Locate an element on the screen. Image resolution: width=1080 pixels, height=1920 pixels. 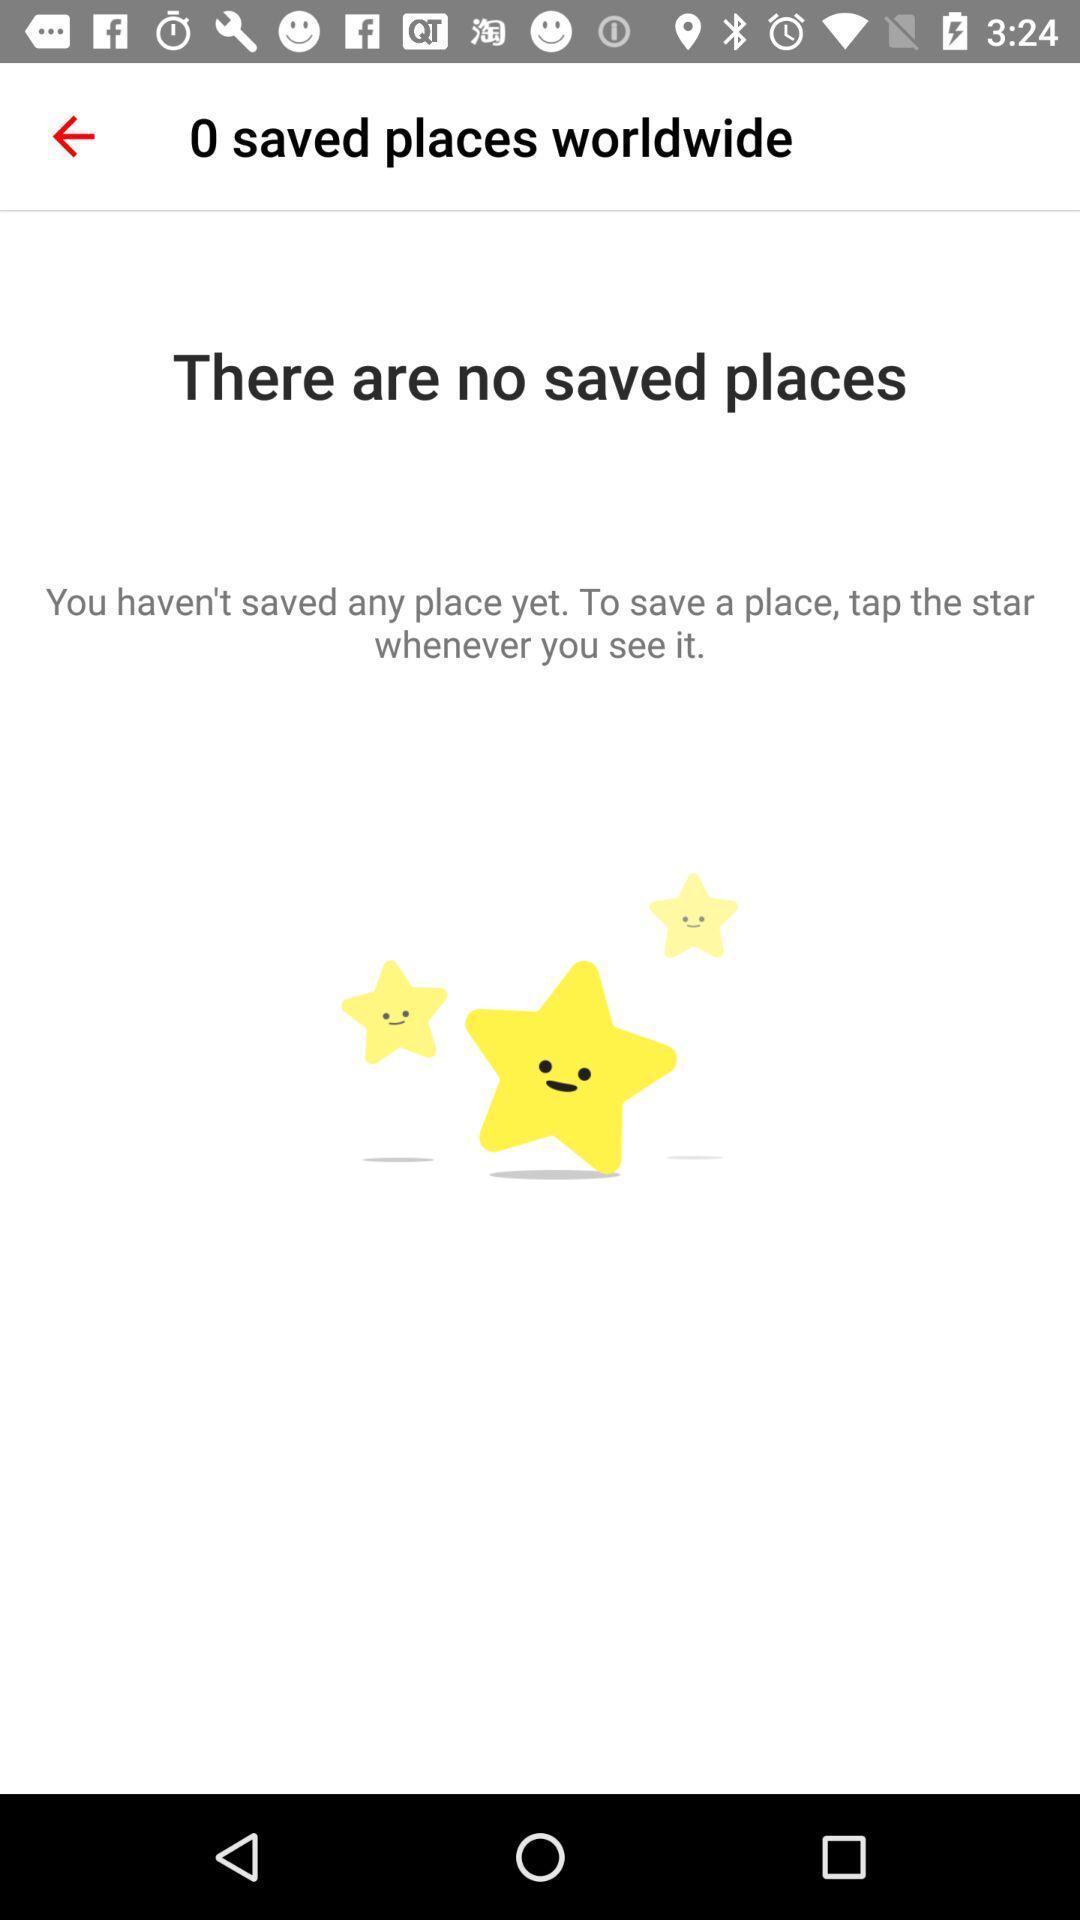
icon at the top left corner is located at coordinates (72, 135).